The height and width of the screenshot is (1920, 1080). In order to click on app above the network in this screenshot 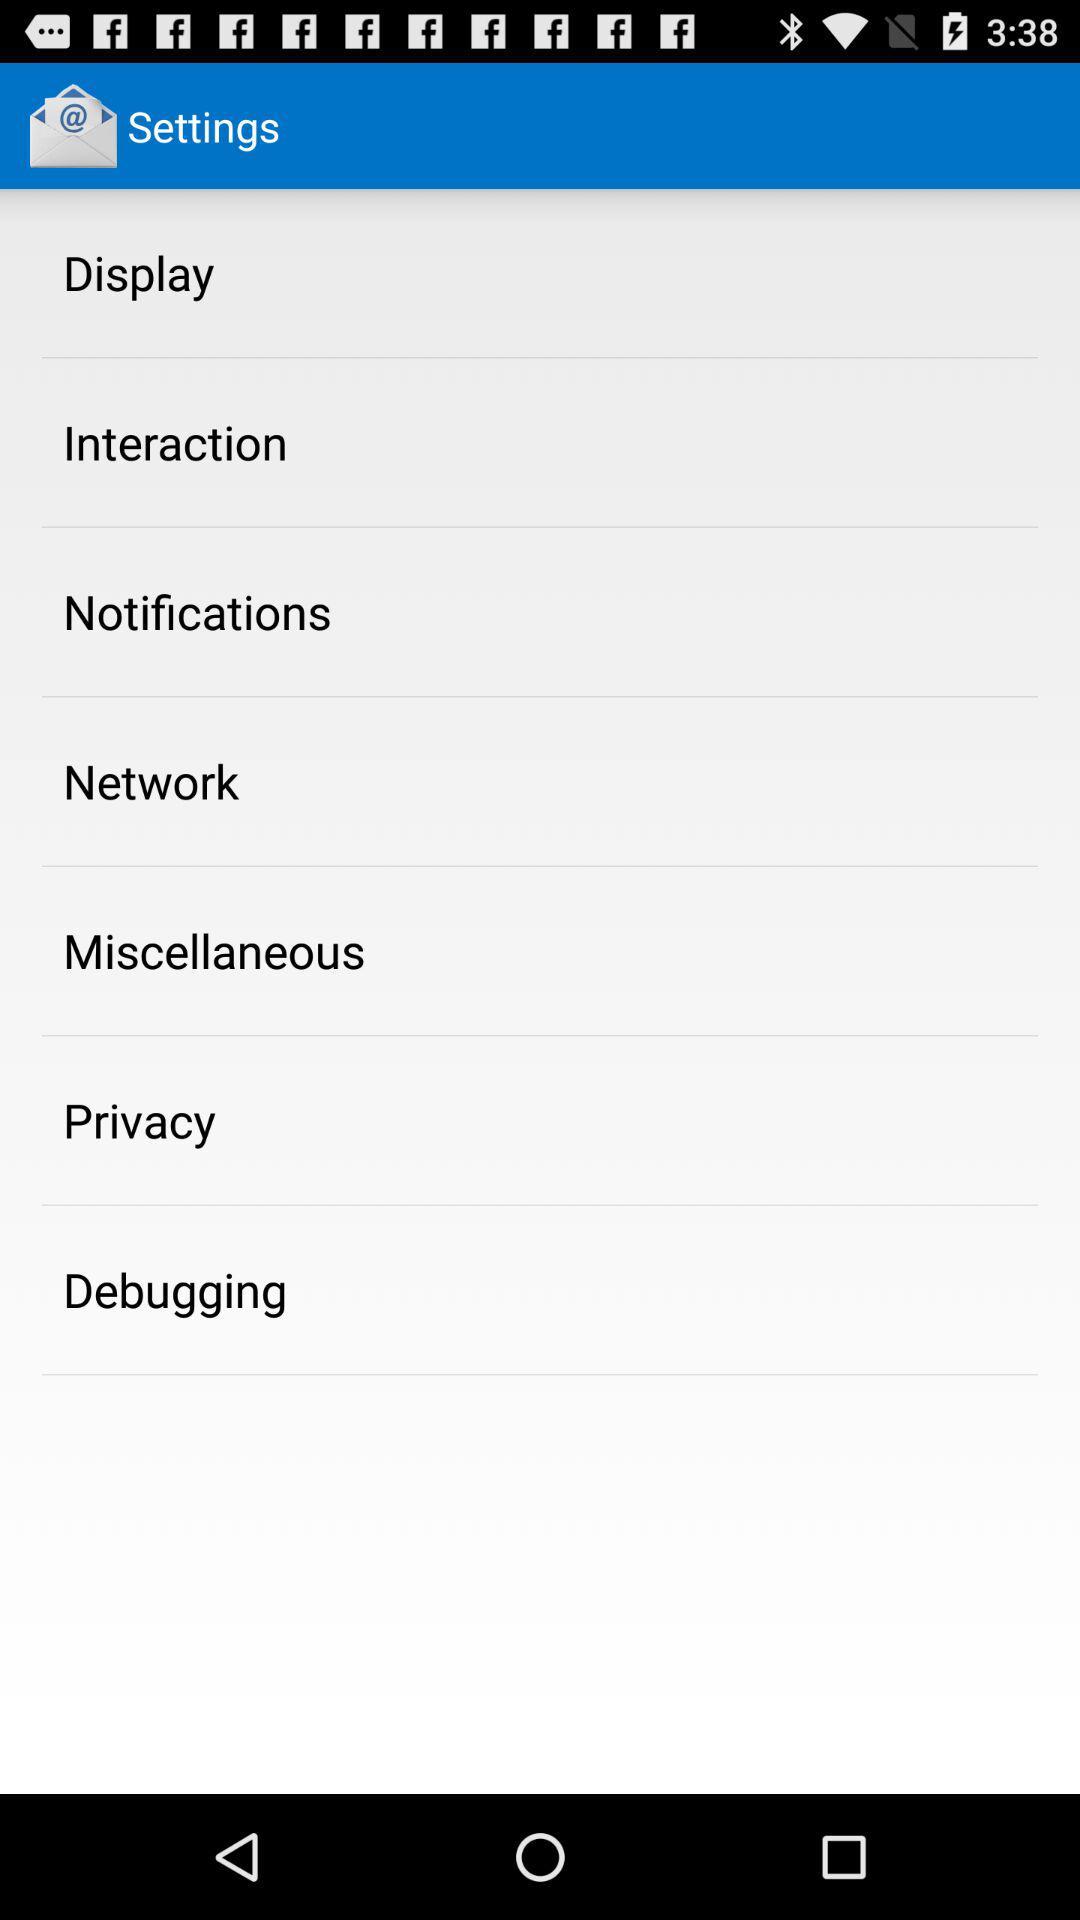, I will do `click(197, 610)`.